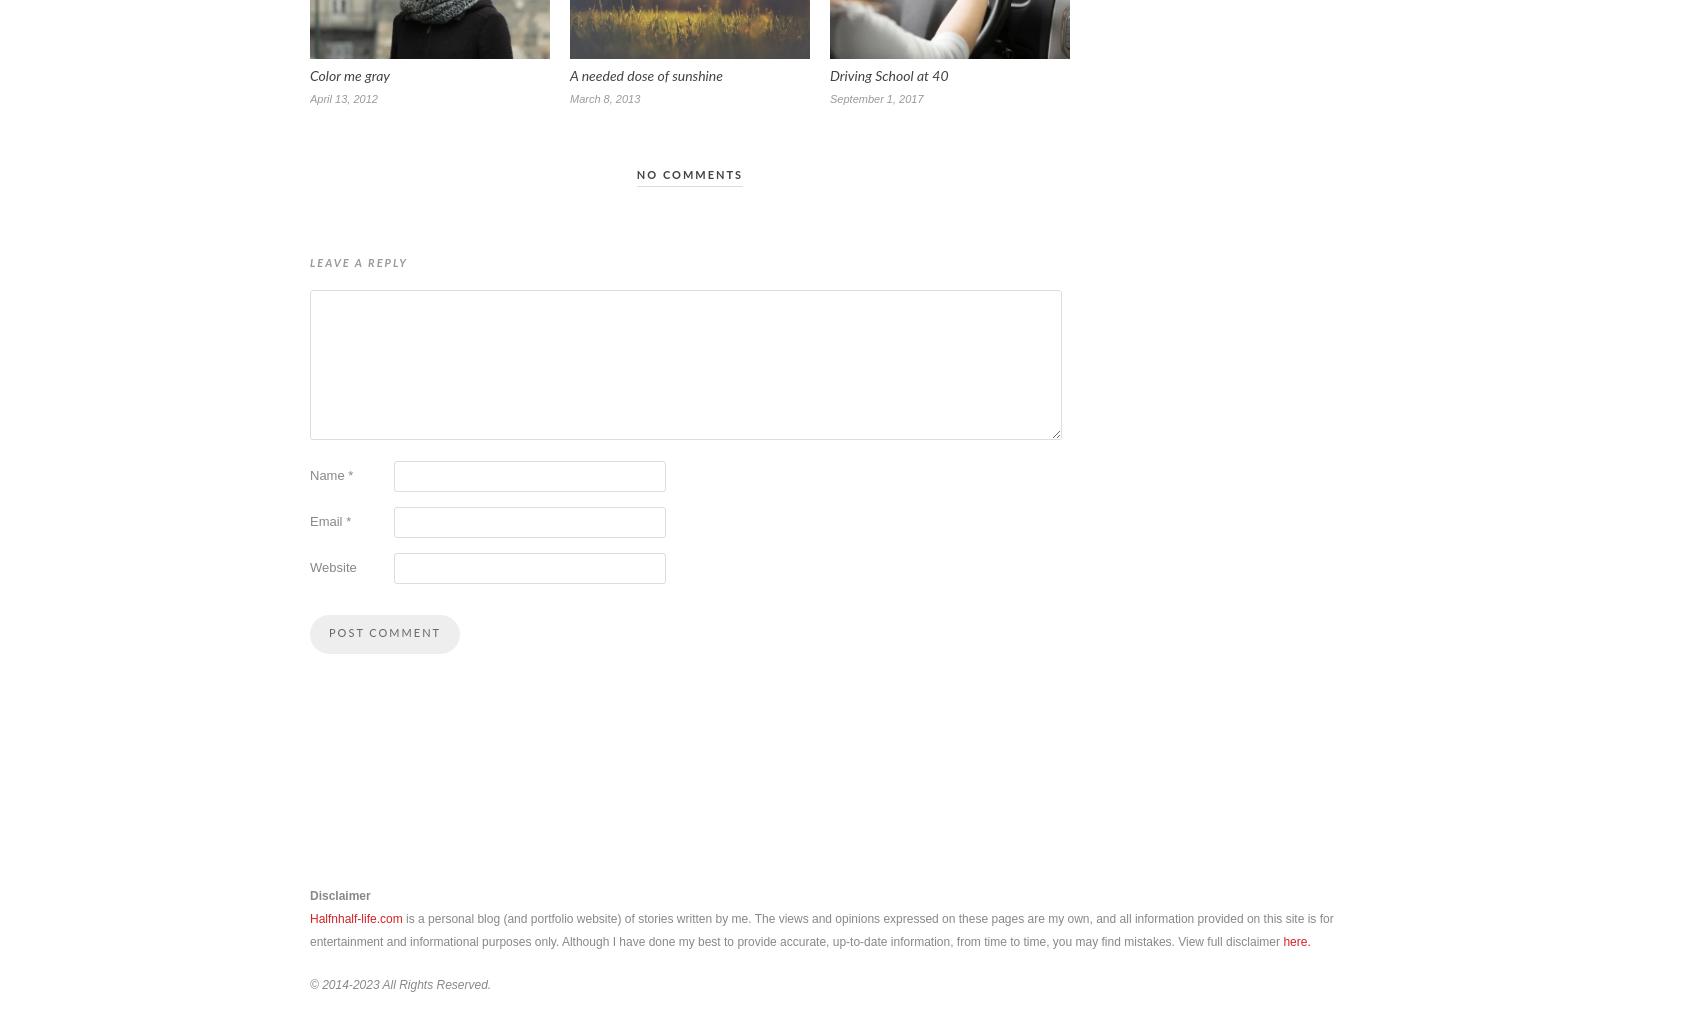 This screenshot has width=1700, height=1022. What do you see at coordinates (349, 75) in the screenshot?
I see `'Color me gray'` at bounding box center [349, 75].